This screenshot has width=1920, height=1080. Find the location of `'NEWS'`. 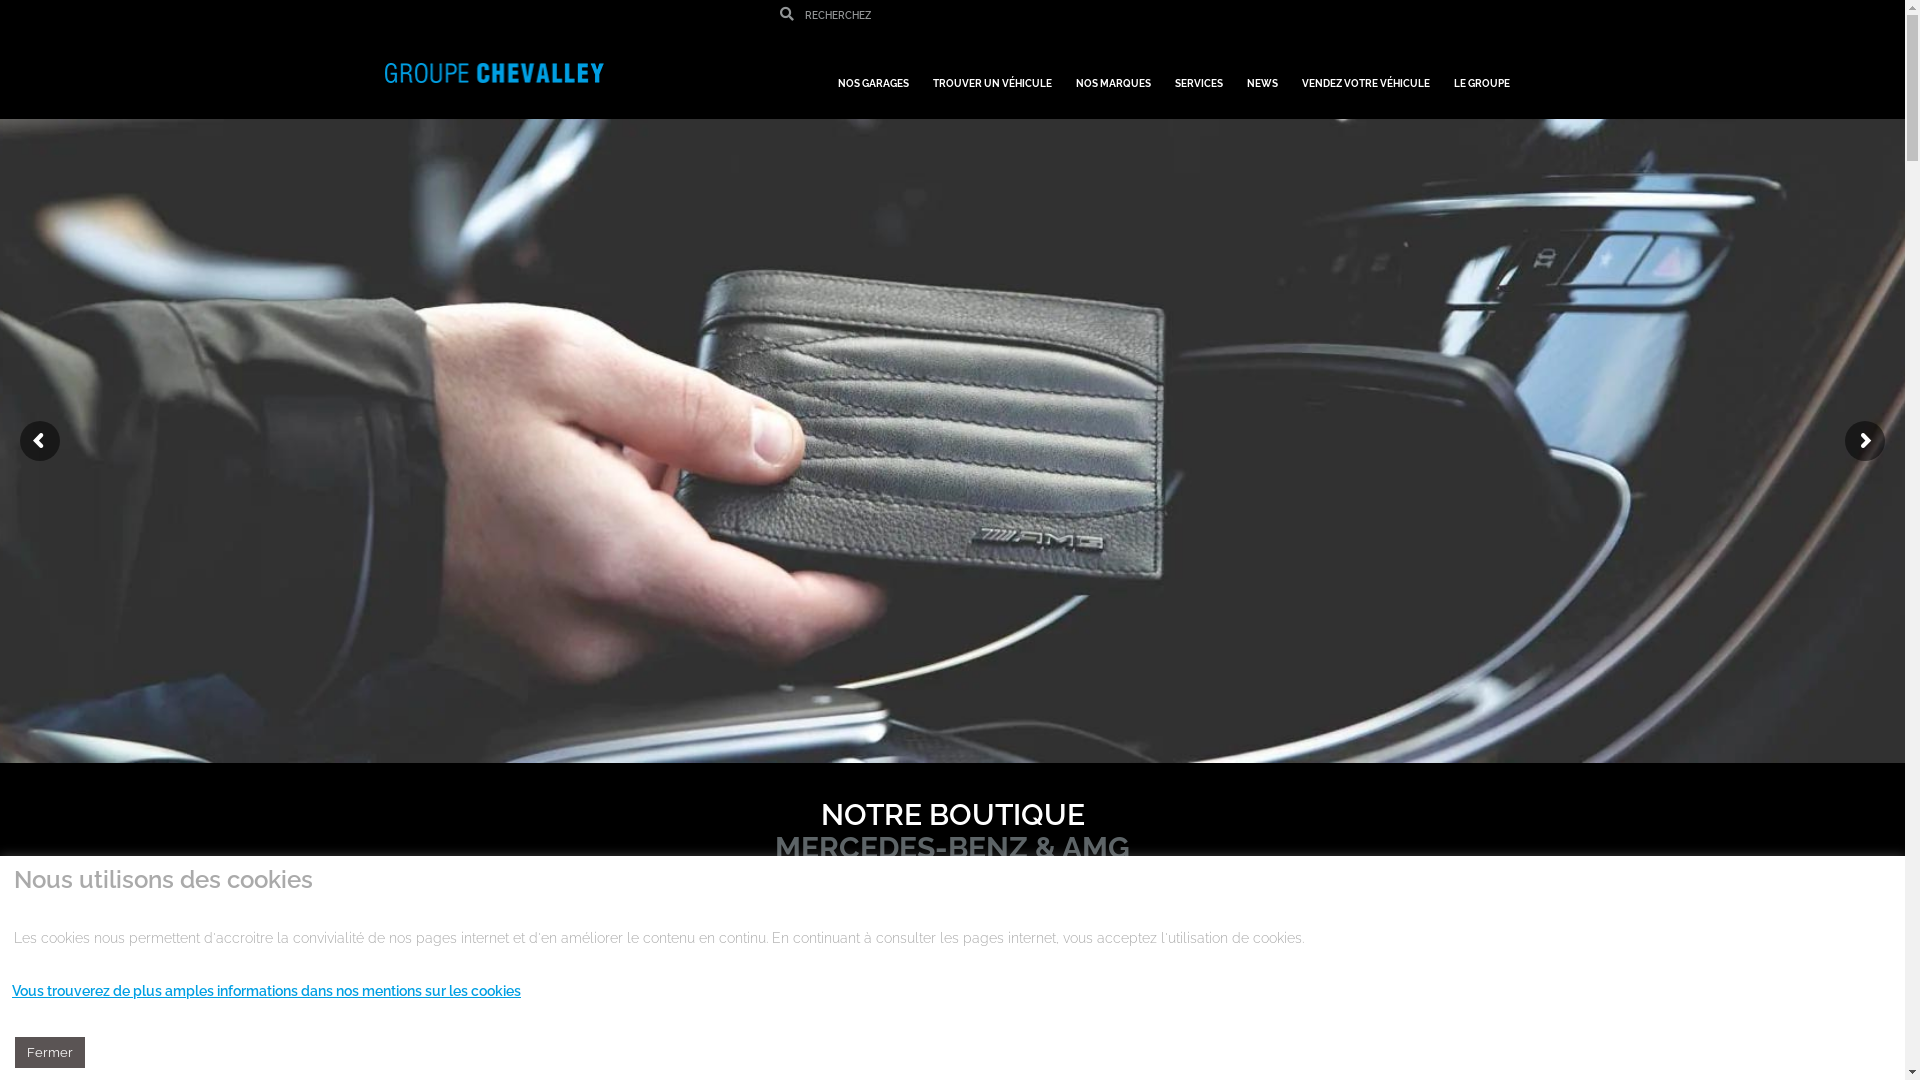

'NEWS' is located at coordinates (1260, 73).